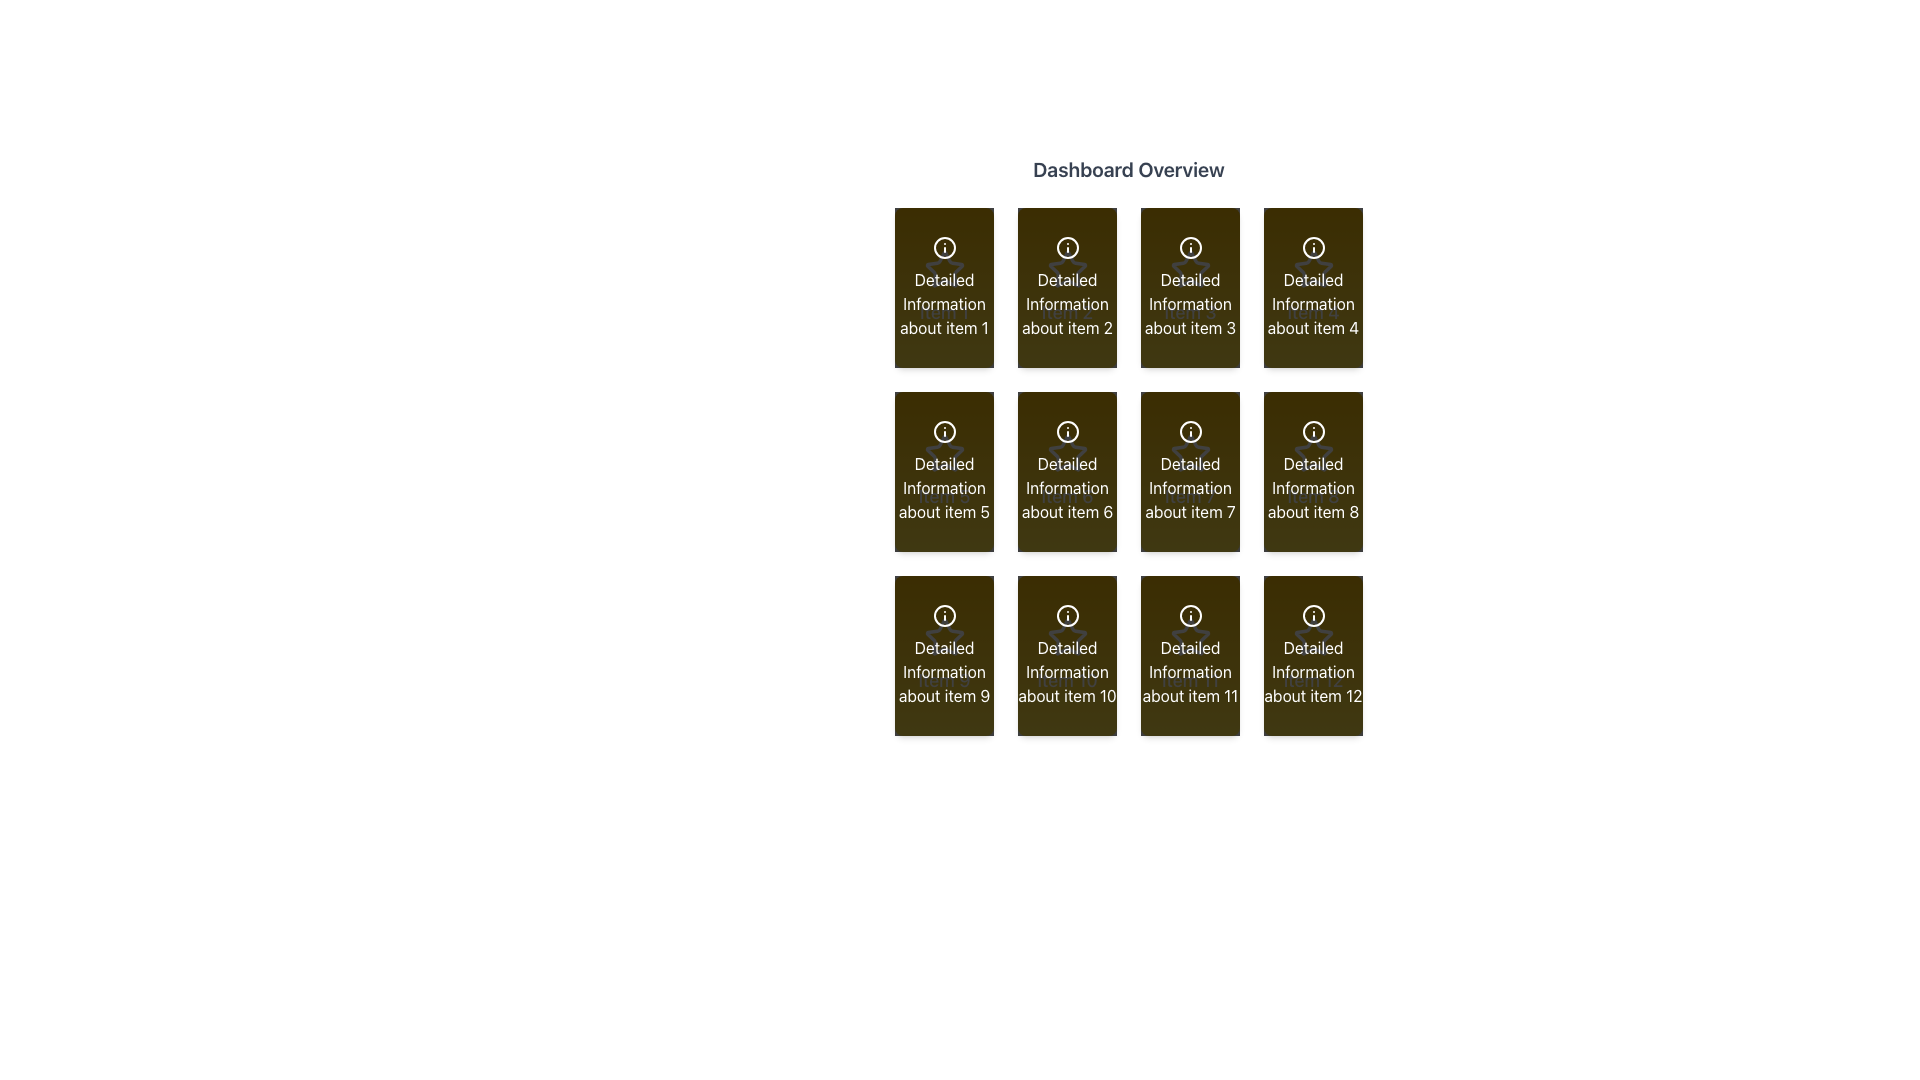 The height and width of the screenshot is (1080, 1920). Describe the element at coordinates (1190, 431) in the screenshot. I see `the SVG icon representing an 'information' symbol, which is located in the center of the tile labeled 'Detailed Information about item 7'` at that location.